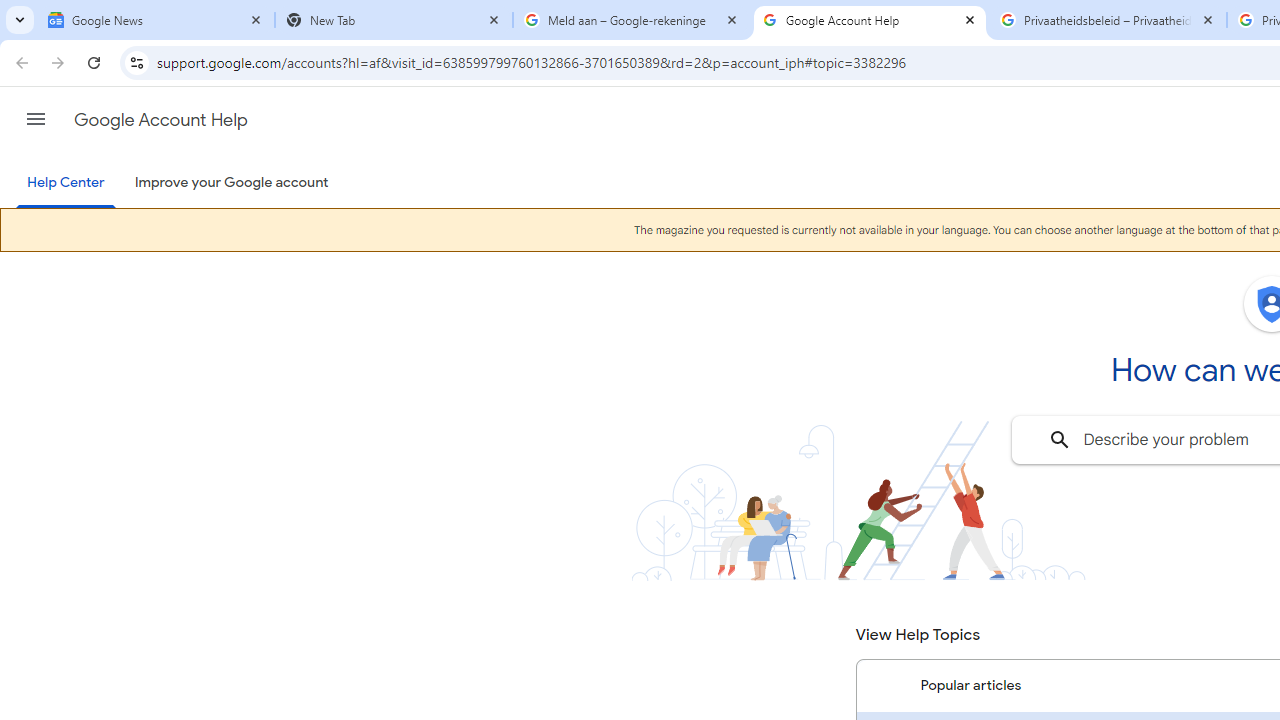 The width and height of the screenshot is (1280, 720). Describe the element at coordinates (35, 119) in the screenshot. I see `'Main menu'` at that location.